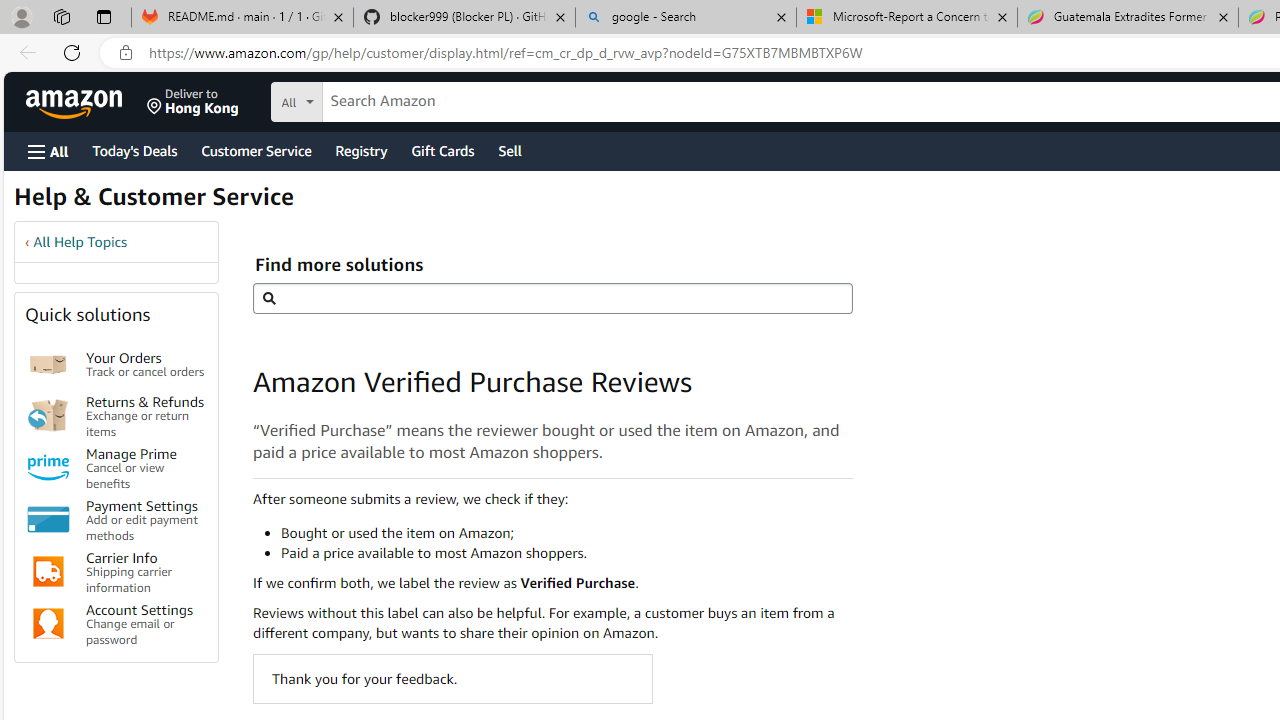 The image size is (1280, 720). I want to click on 'Account Settings Change email or password', so click(144, 622).